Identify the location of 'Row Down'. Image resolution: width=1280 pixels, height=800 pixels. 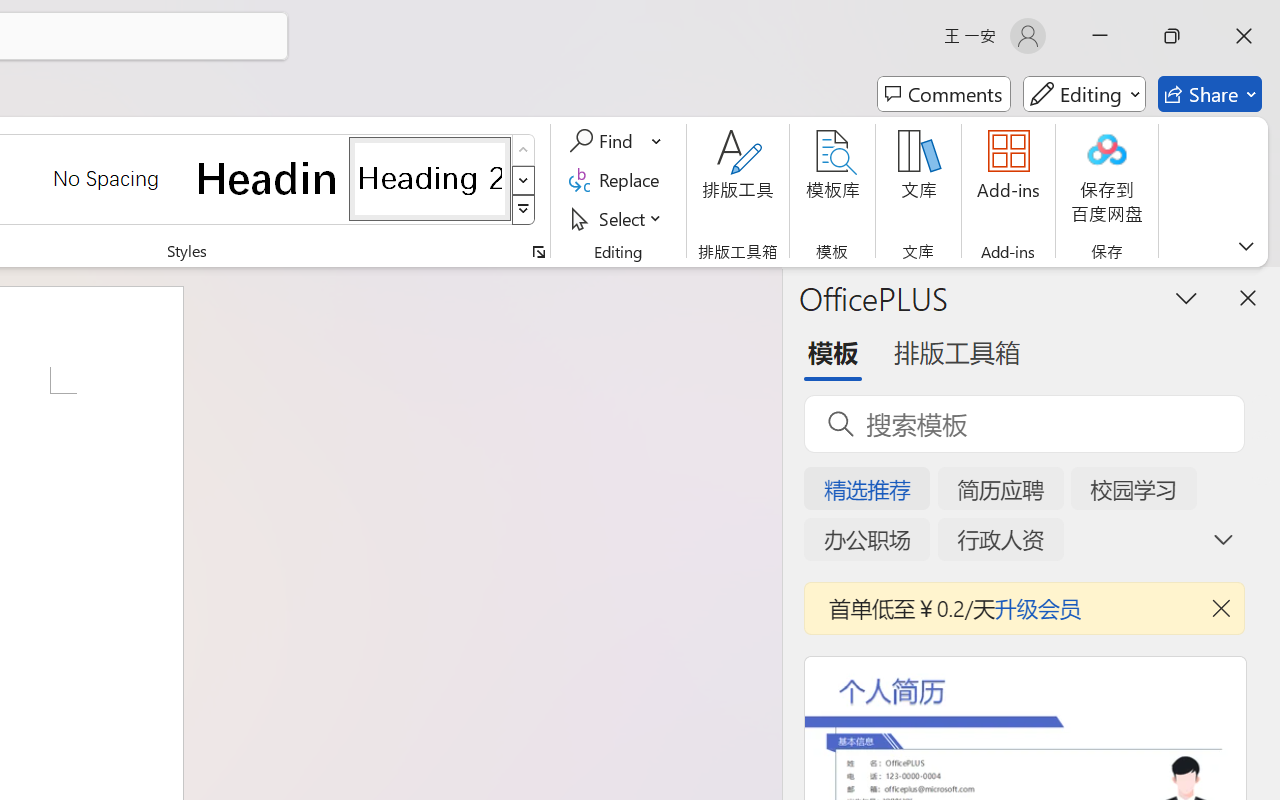
(523, 179).